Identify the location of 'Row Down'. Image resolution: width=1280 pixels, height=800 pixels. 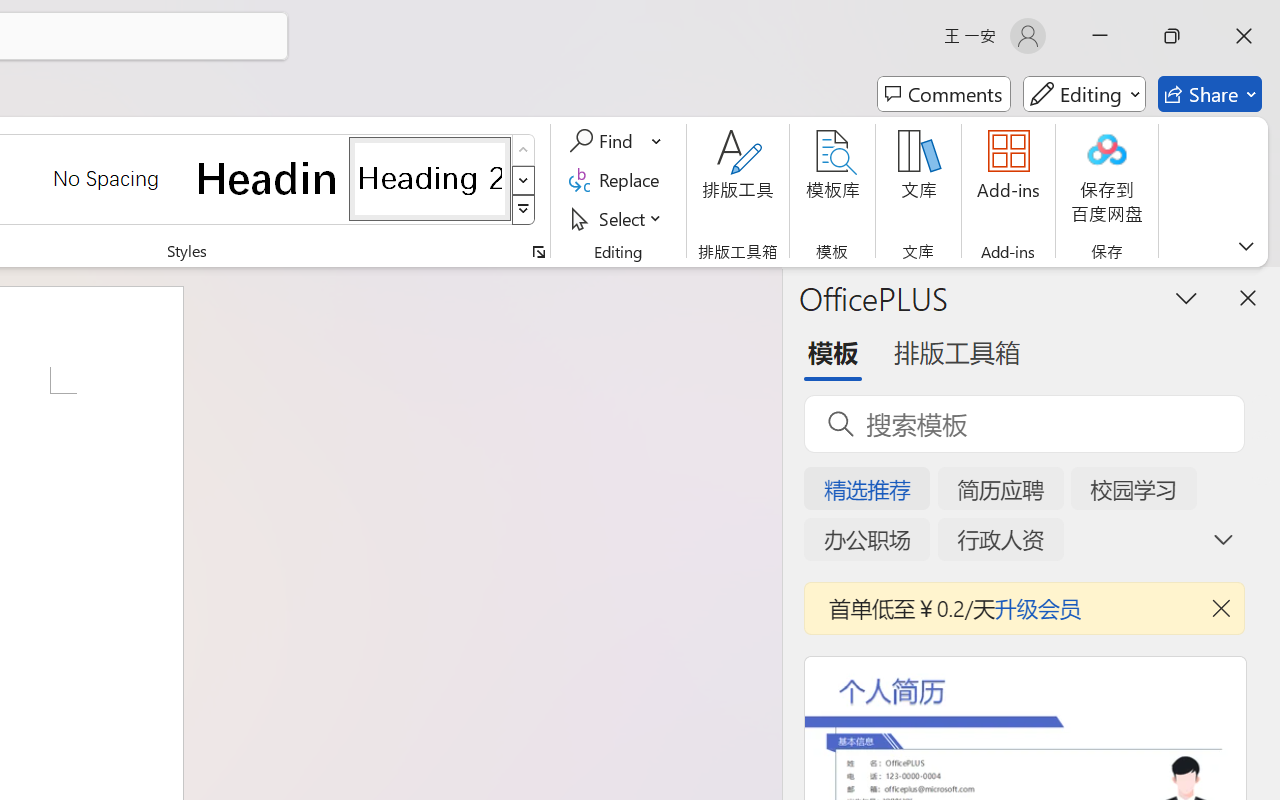
(523, 179).